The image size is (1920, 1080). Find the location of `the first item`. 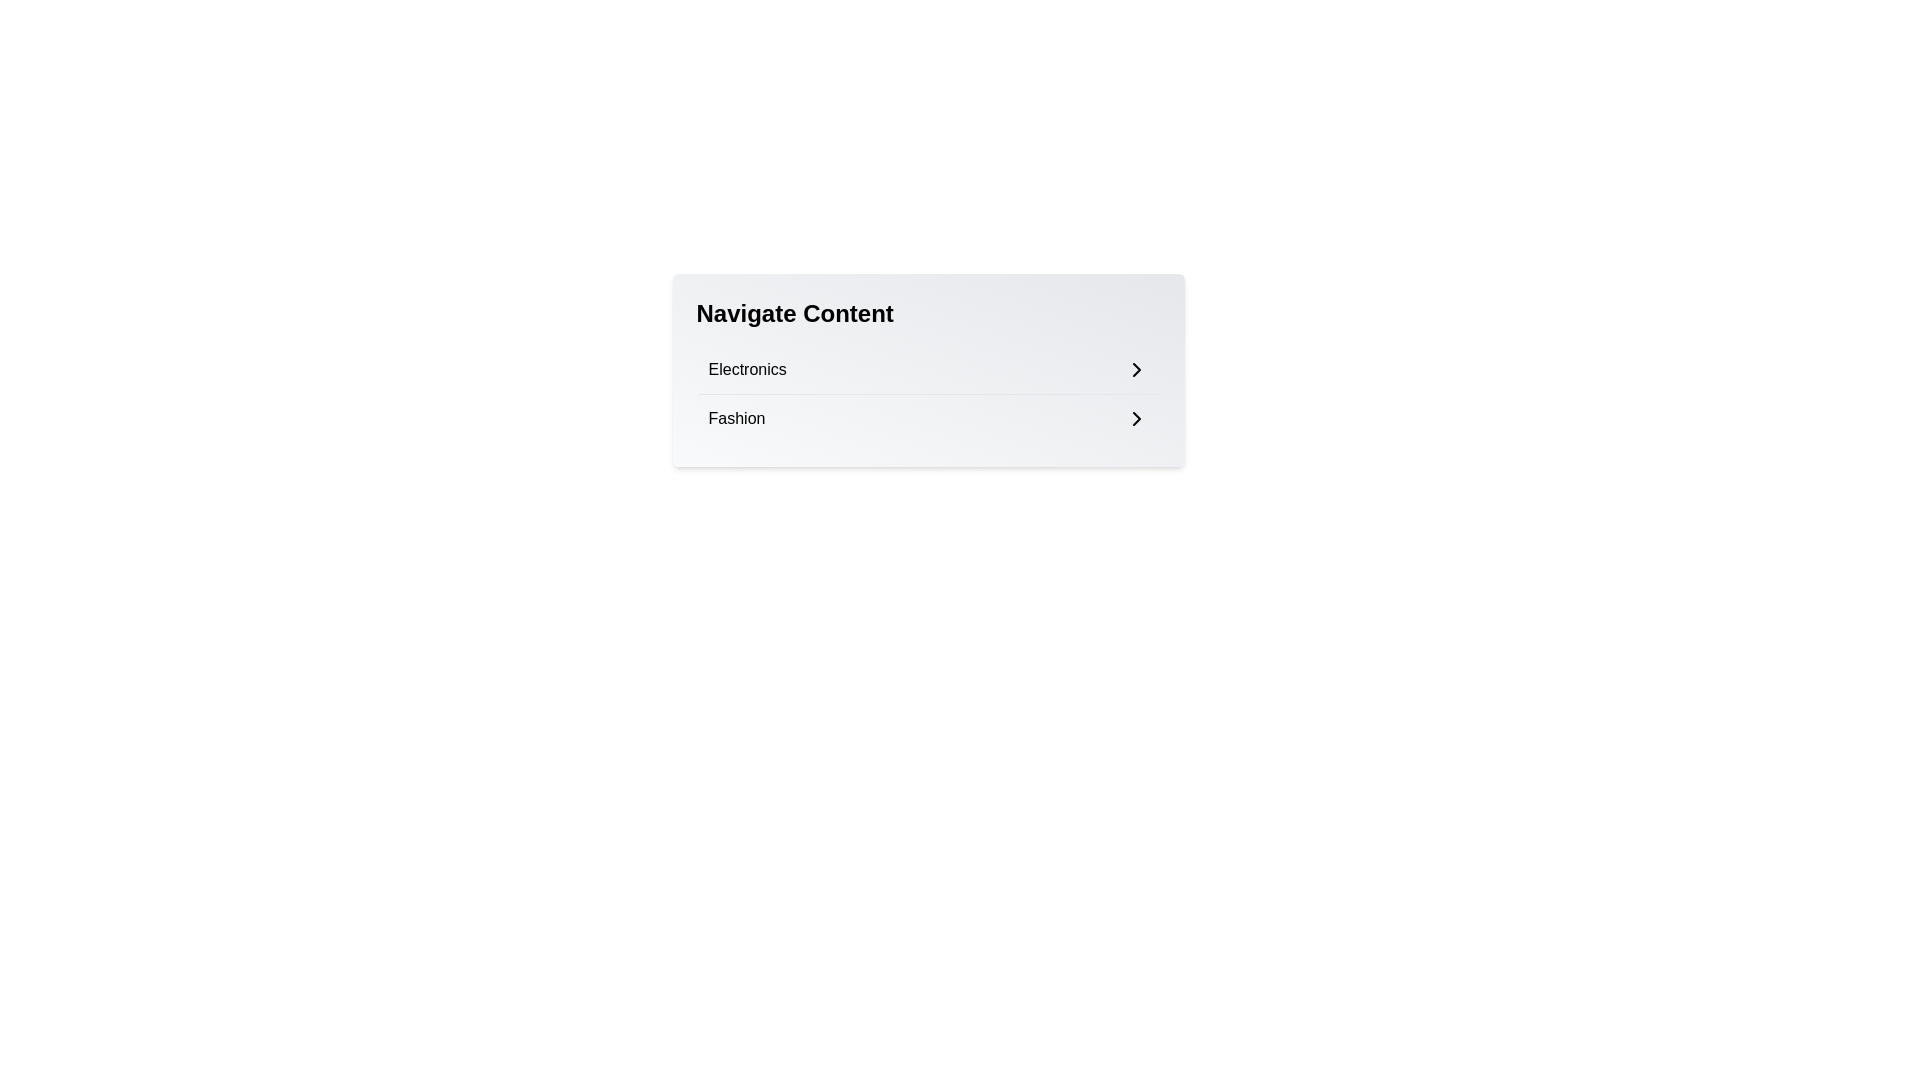

the first item is located at coordinates (927, 370).